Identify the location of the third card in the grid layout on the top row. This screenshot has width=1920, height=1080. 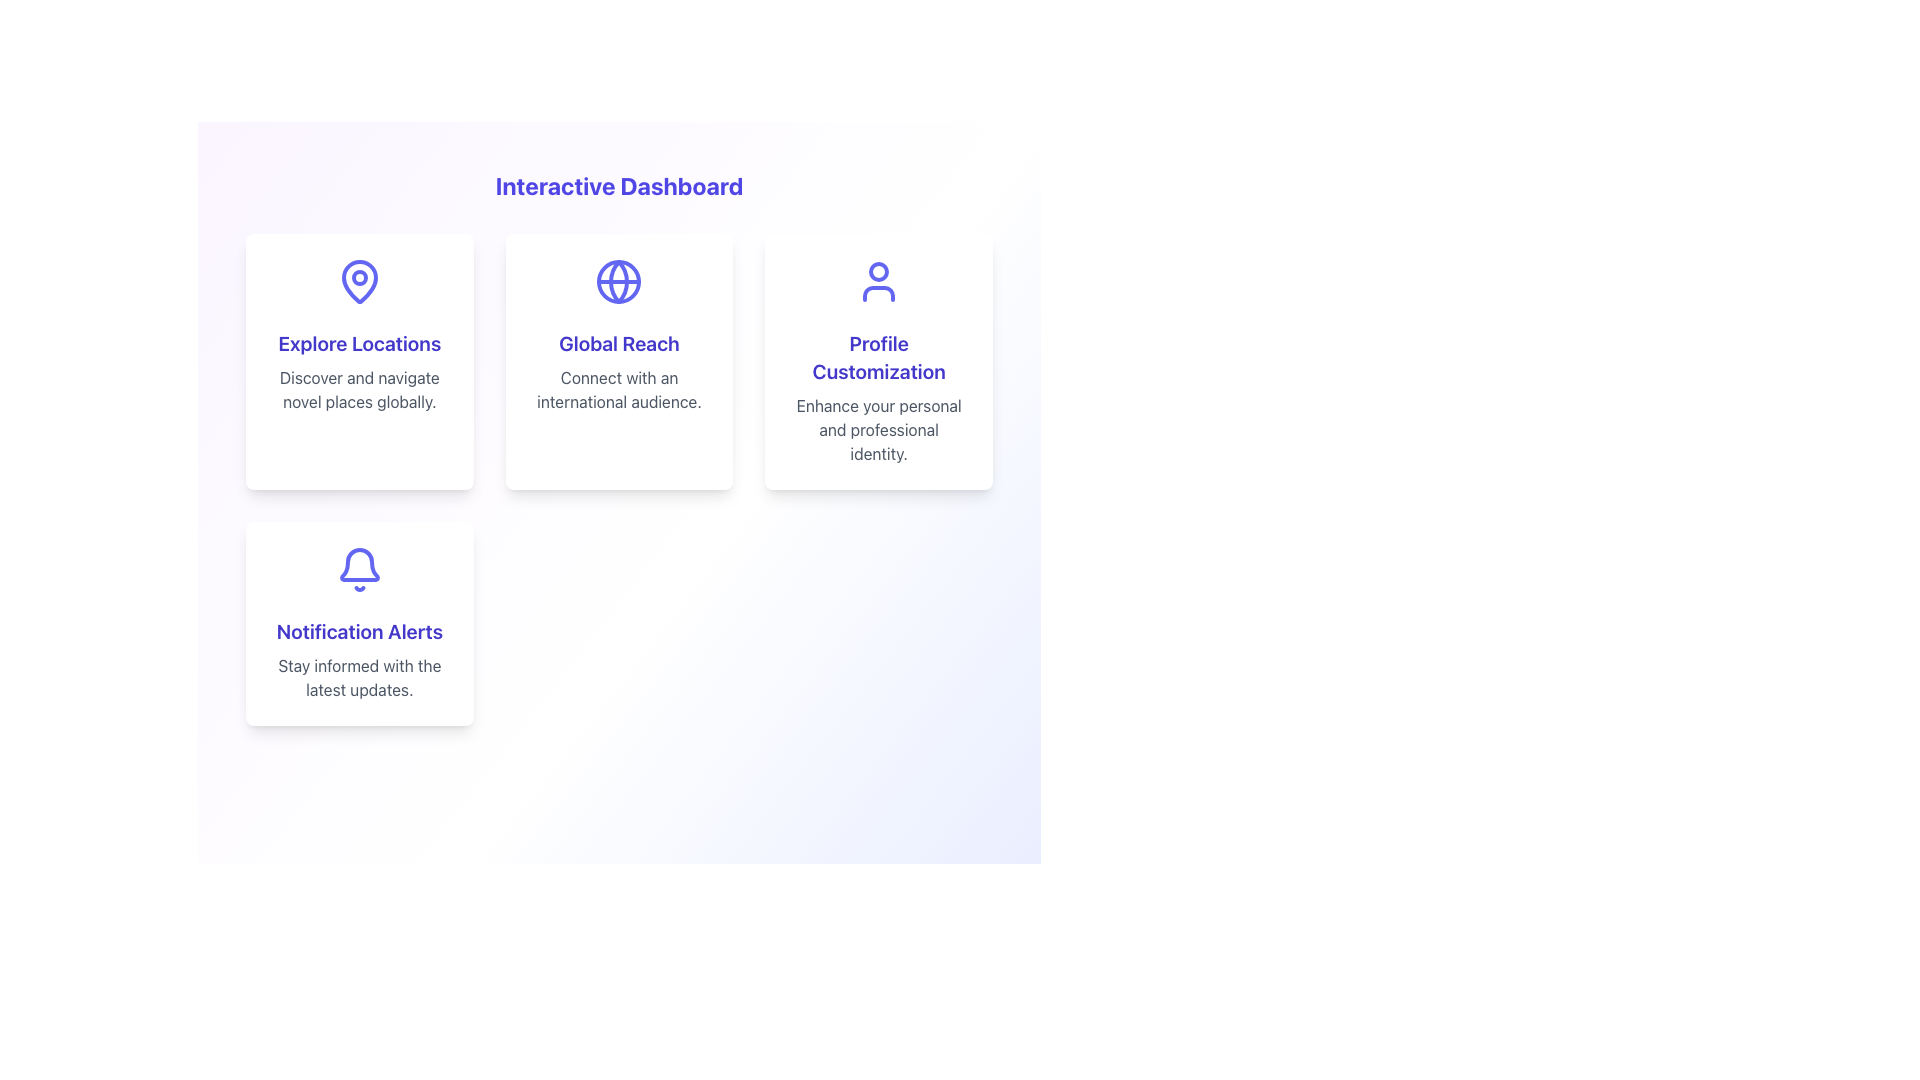
(879, 362).